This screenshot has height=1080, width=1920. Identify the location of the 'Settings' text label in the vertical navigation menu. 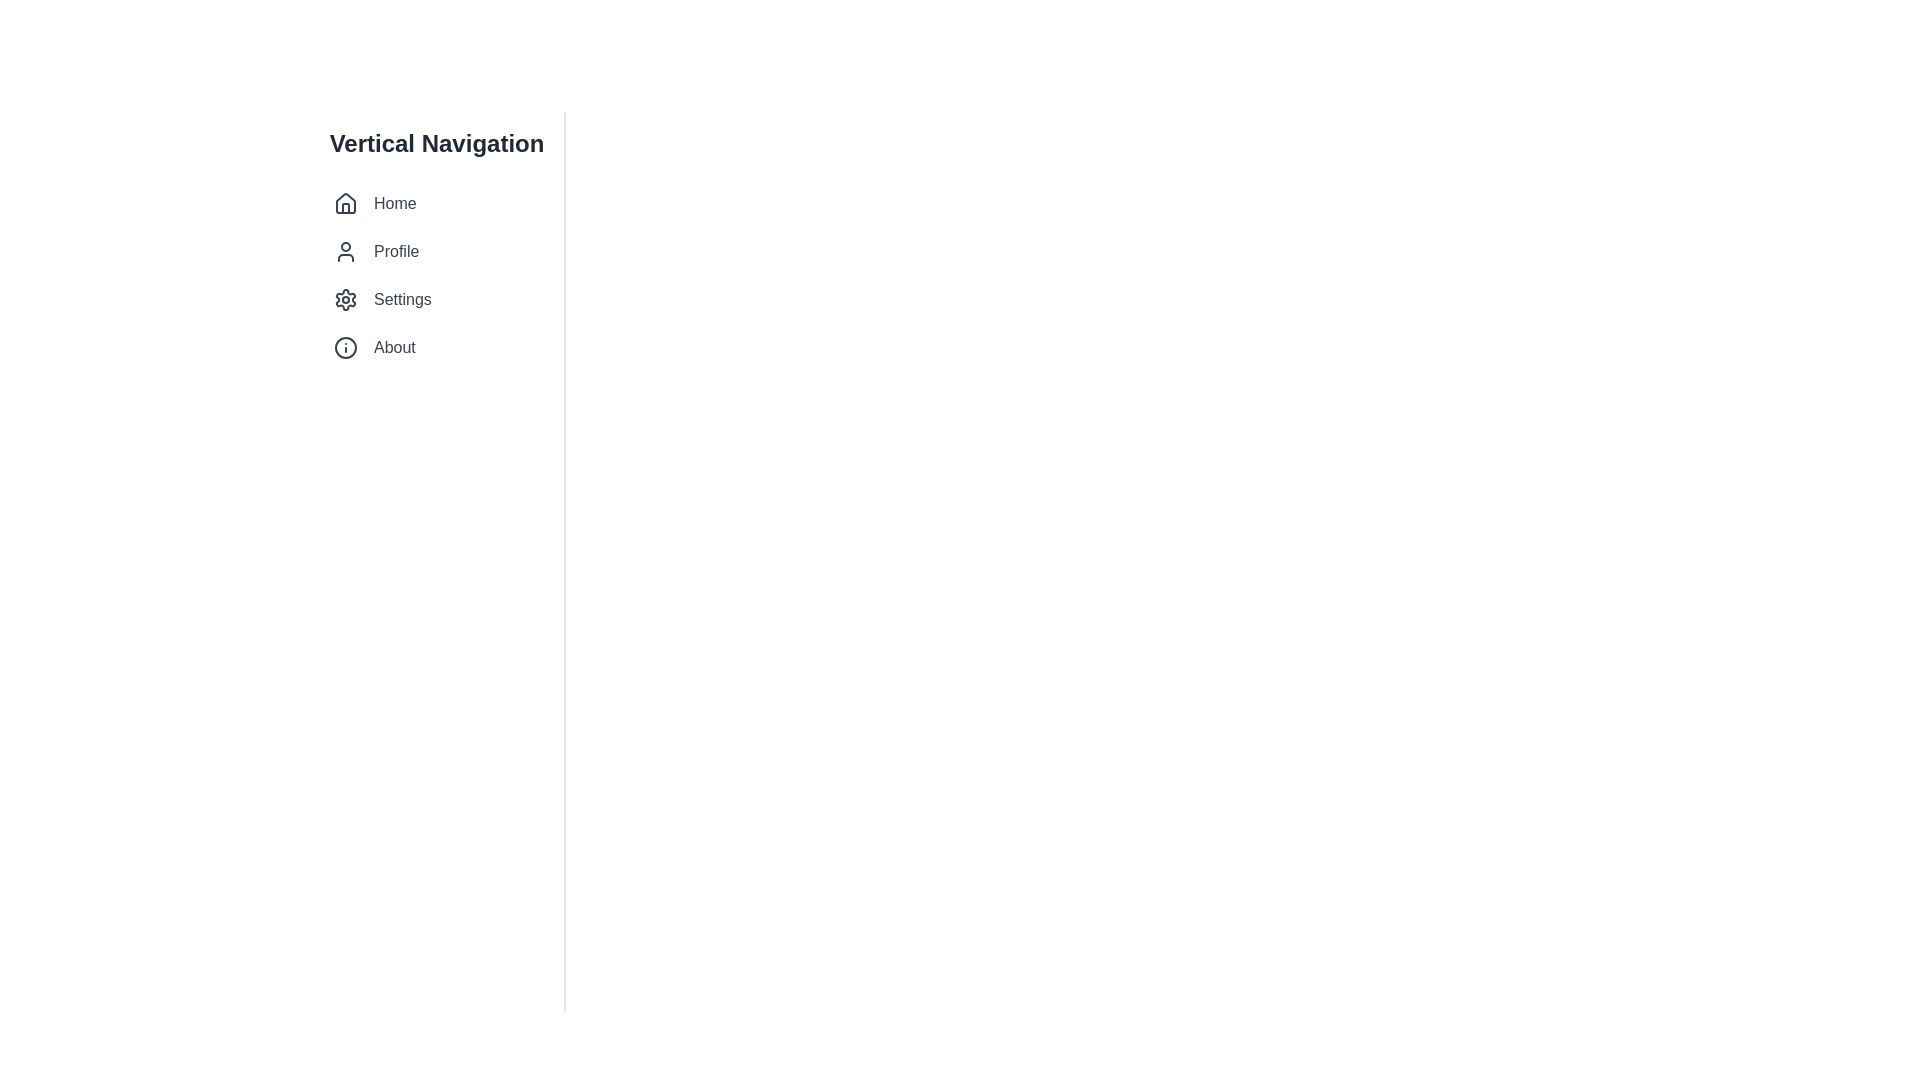
(401, 300).